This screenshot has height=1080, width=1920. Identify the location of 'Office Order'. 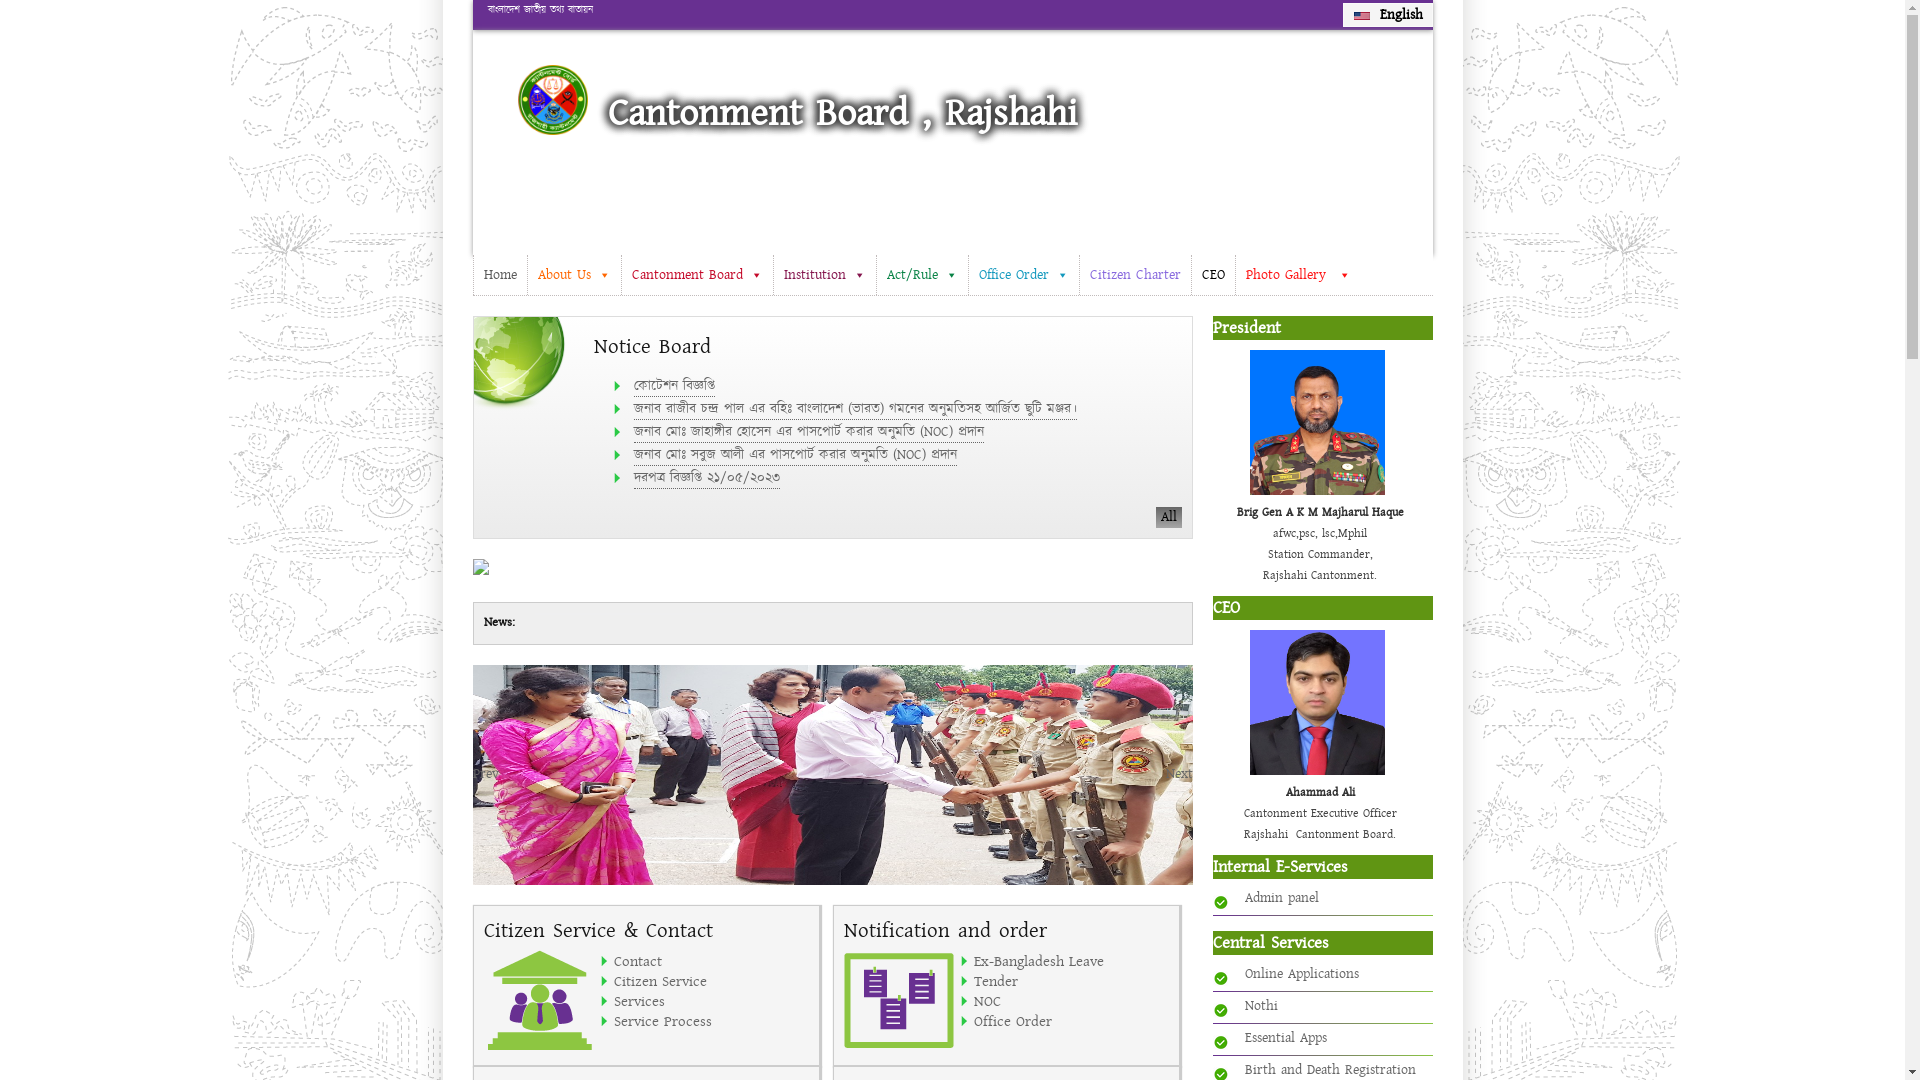
(1070, 1021).